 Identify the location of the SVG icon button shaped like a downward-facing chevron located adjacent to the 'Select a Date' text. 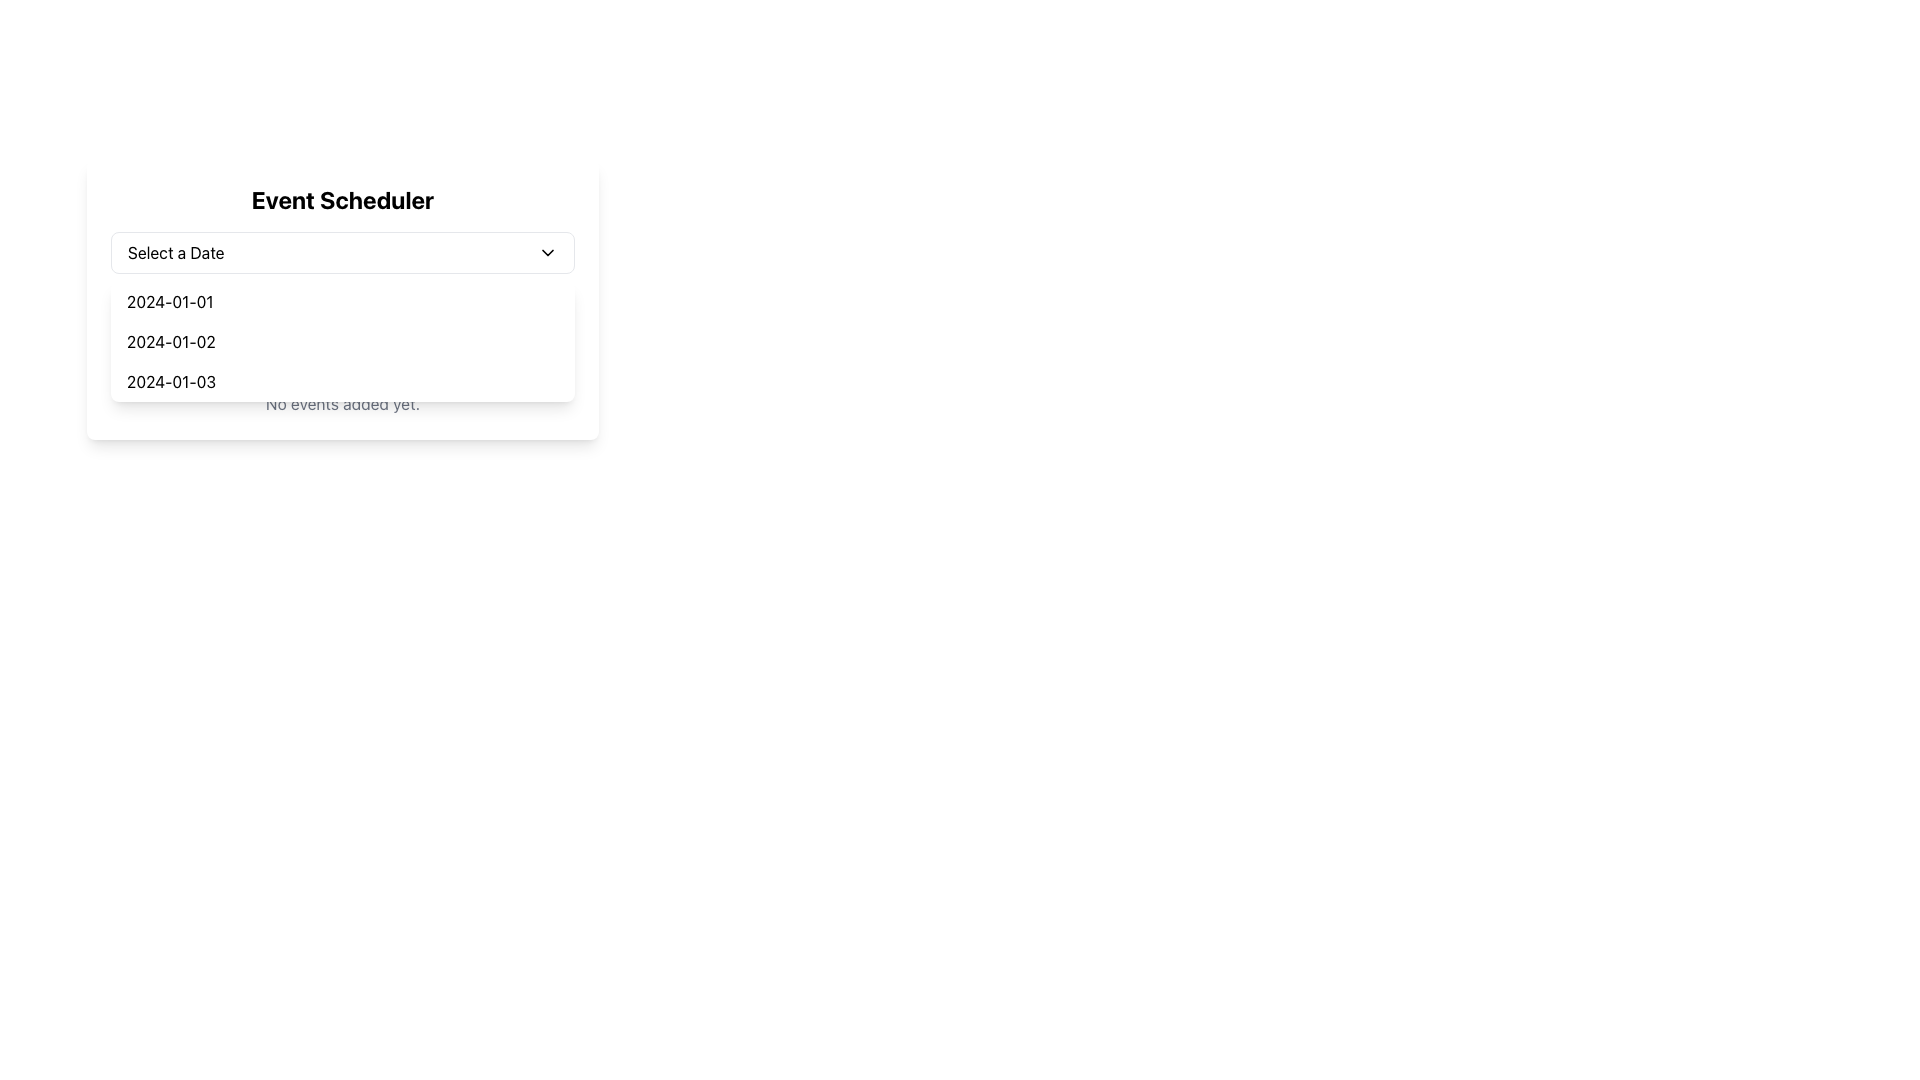
(547, 252).